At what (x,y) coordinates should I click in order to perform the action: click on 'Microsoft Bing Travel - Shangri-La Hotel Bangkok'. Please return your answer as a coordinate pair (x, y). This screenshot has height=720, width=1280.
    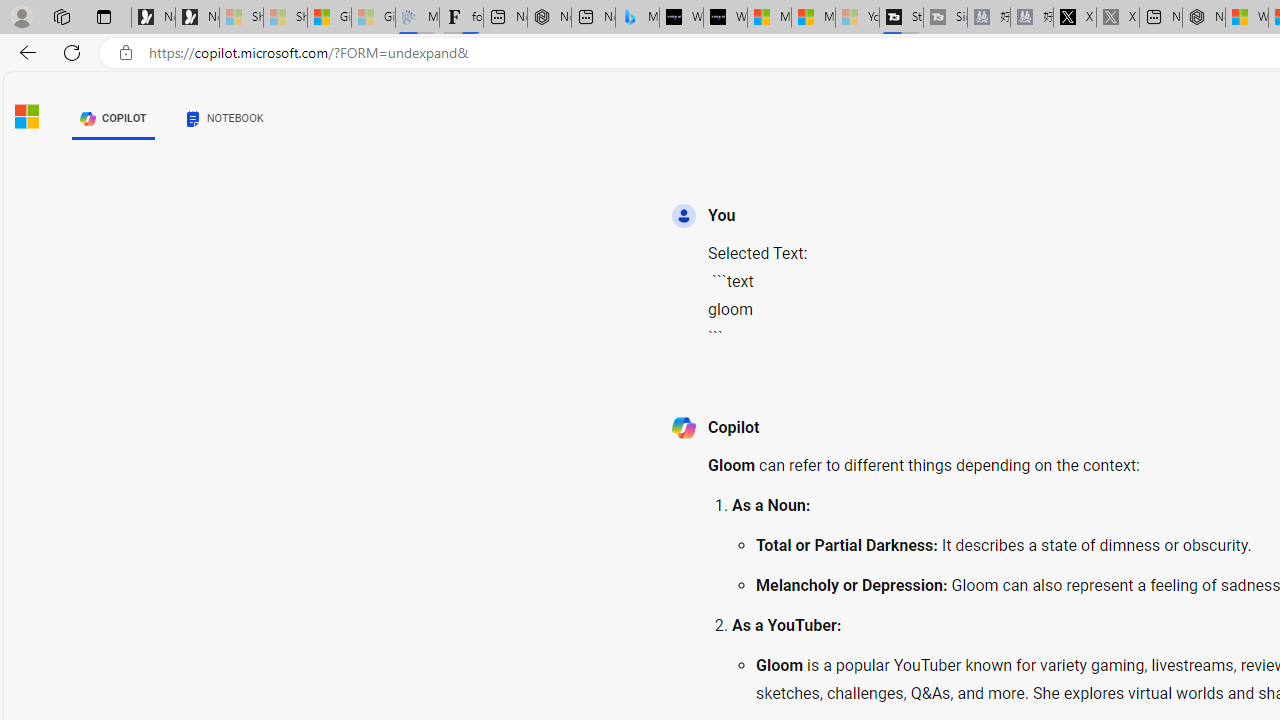
    Looking at the image, I should click on (636, 17).